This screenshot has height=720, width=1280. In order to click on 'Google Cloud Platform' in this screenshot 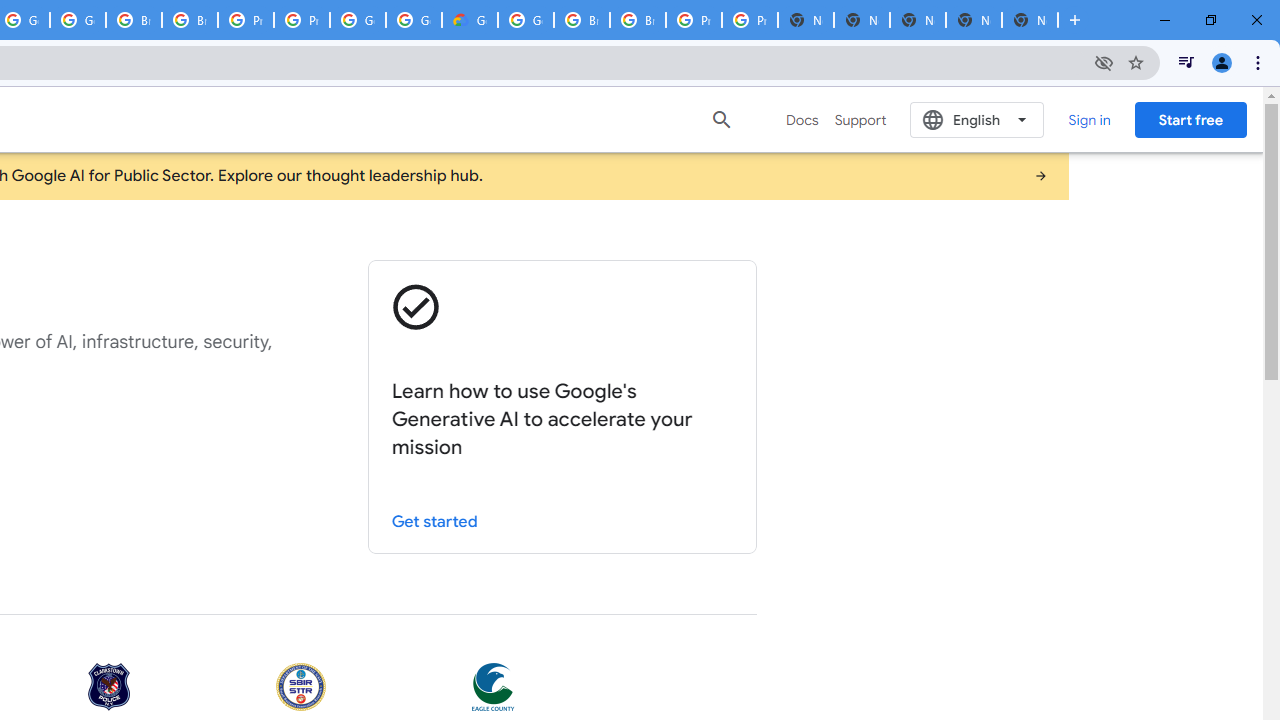, I will do `click(526, 20)`.